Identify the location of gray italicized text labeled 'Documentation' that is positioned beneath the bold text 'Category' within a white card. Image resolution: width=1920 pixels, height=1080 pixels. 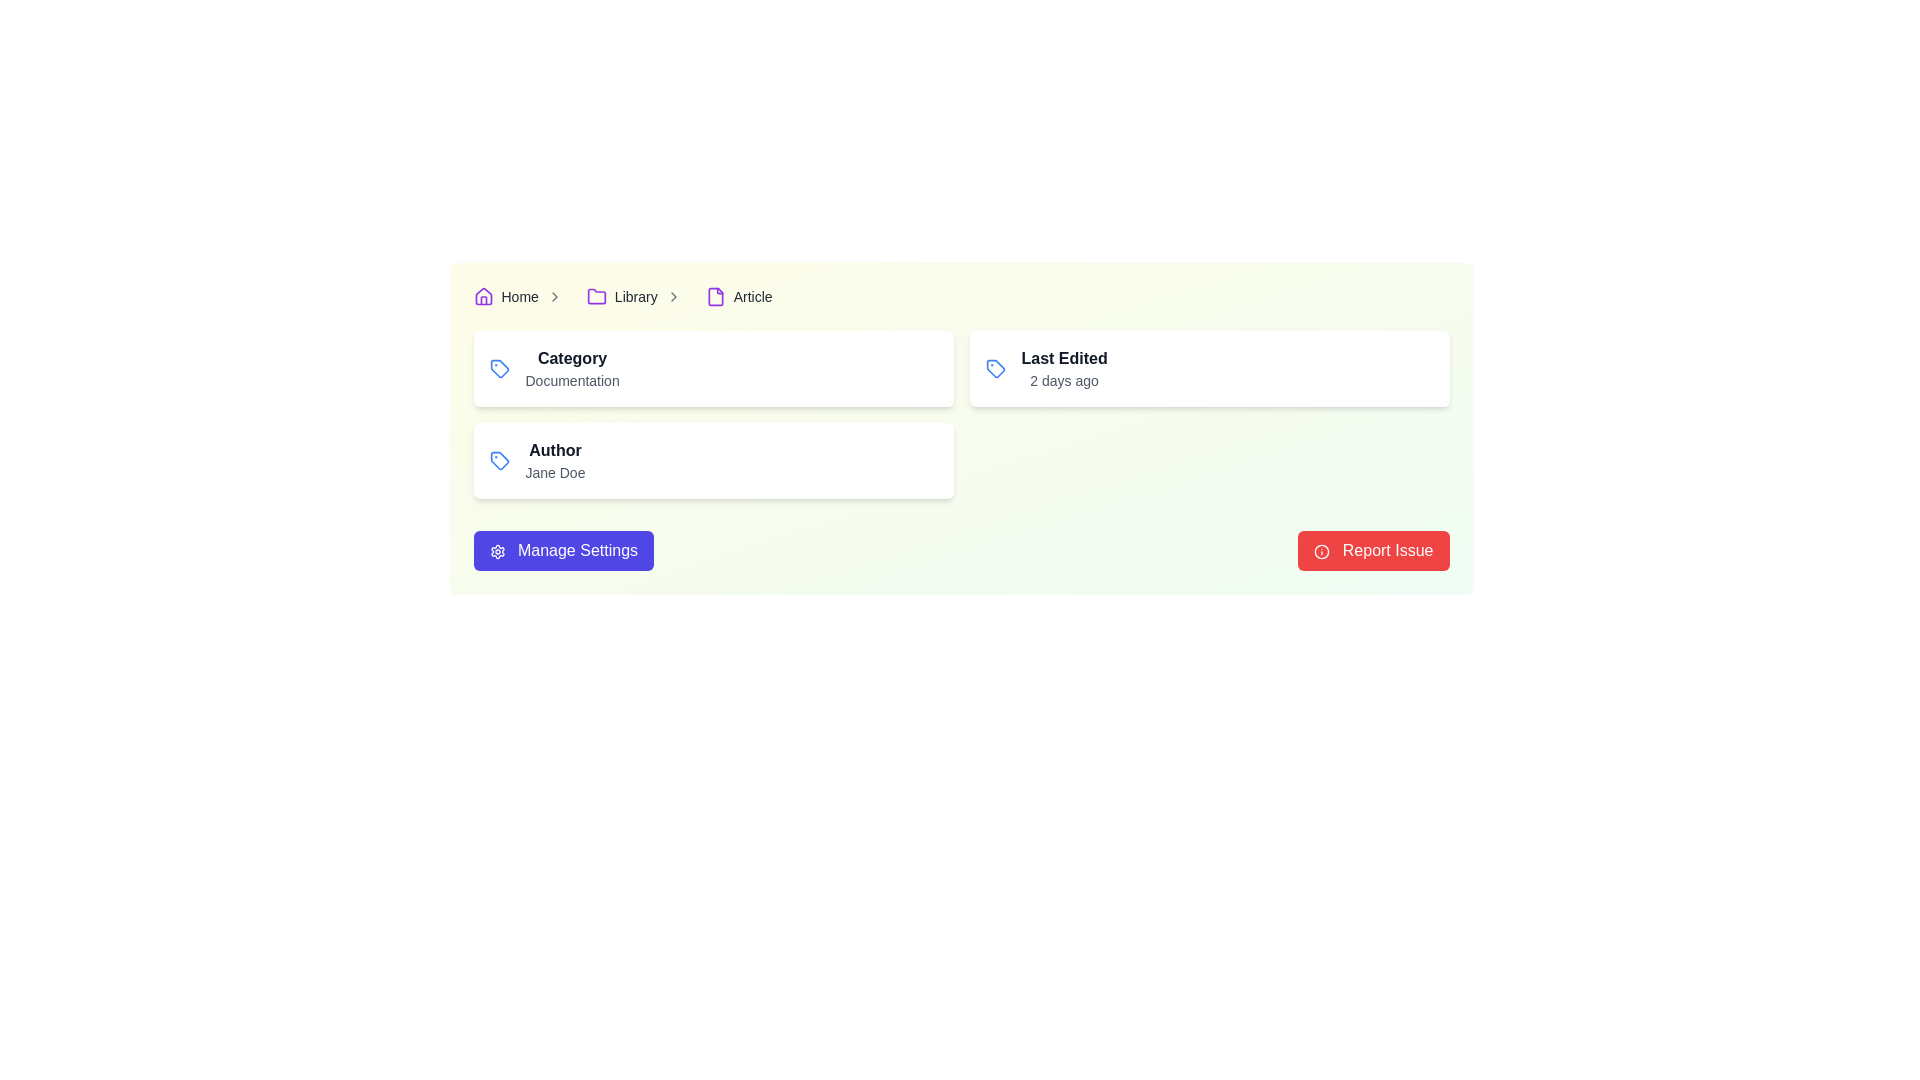
(571, 381).